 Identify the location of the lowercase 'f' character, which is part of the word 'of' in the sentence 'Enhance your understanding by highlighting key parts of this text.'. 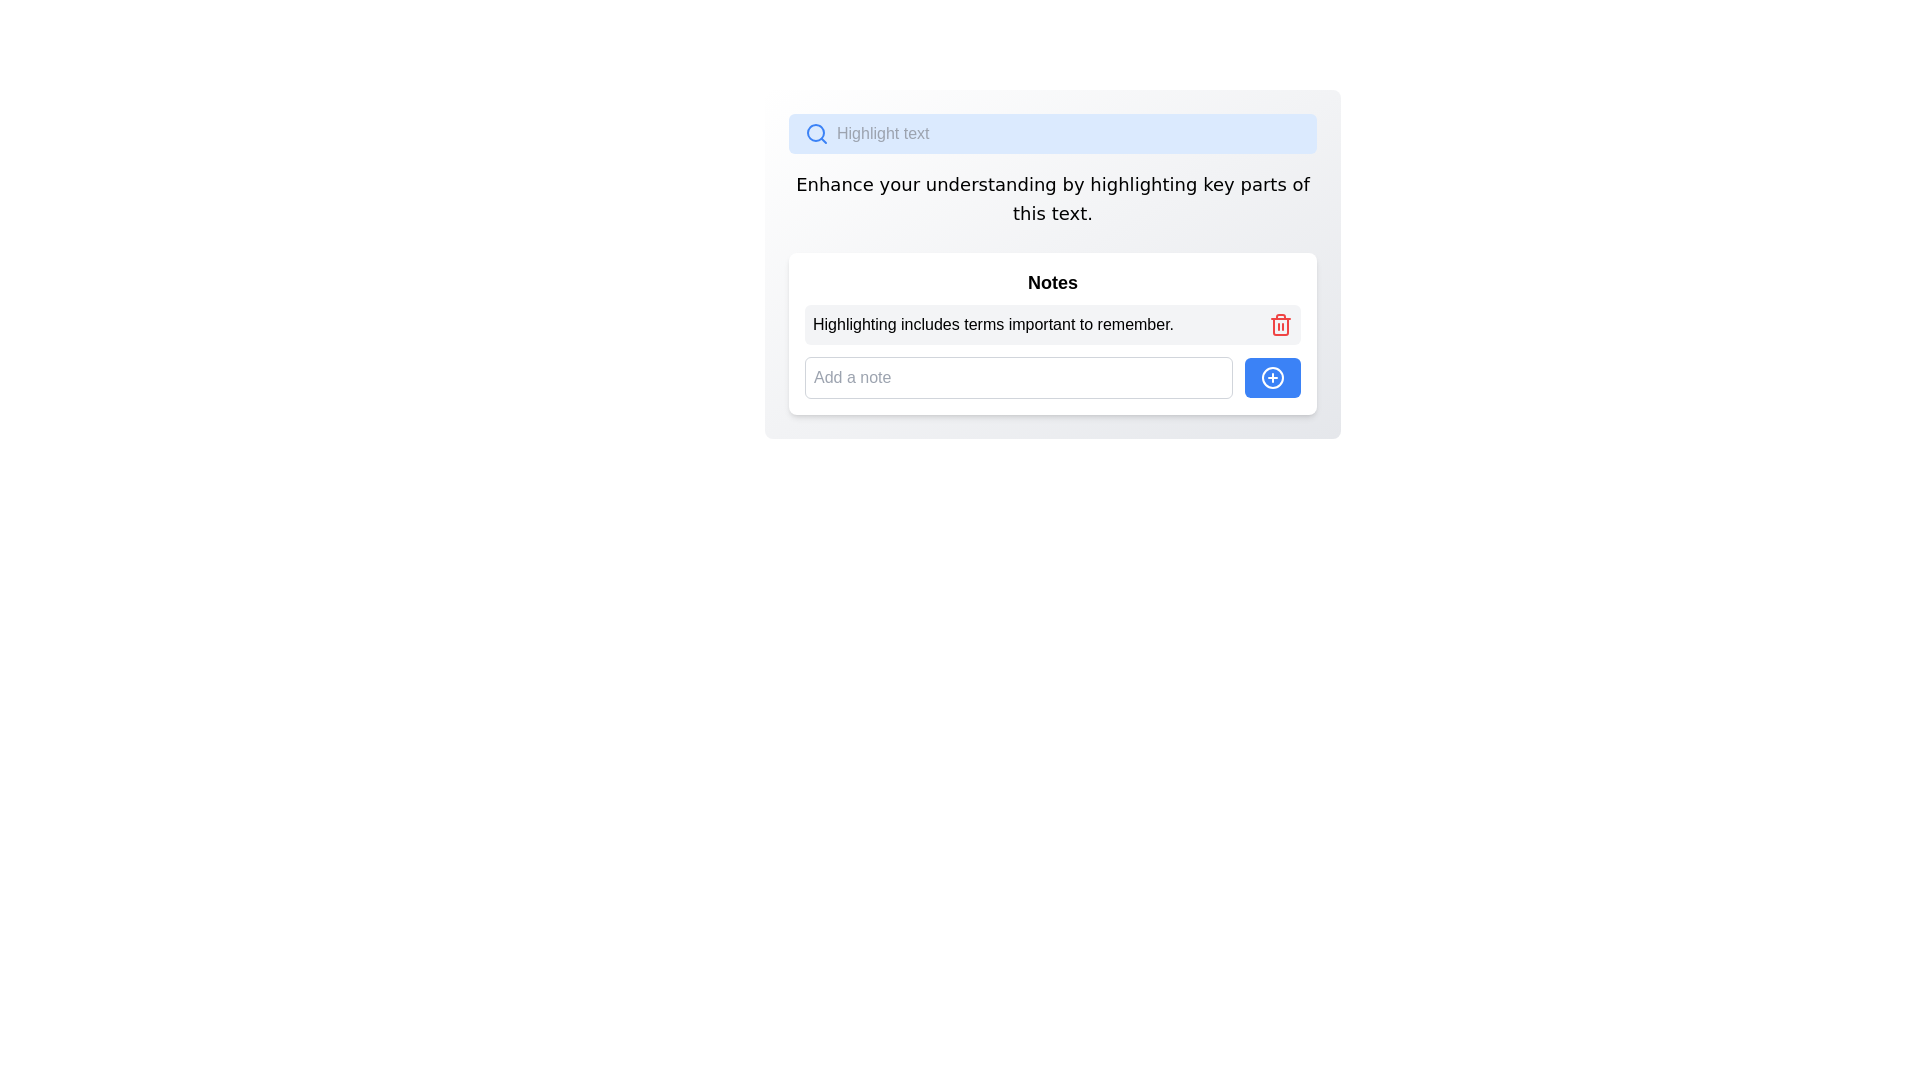
(1306, 184).